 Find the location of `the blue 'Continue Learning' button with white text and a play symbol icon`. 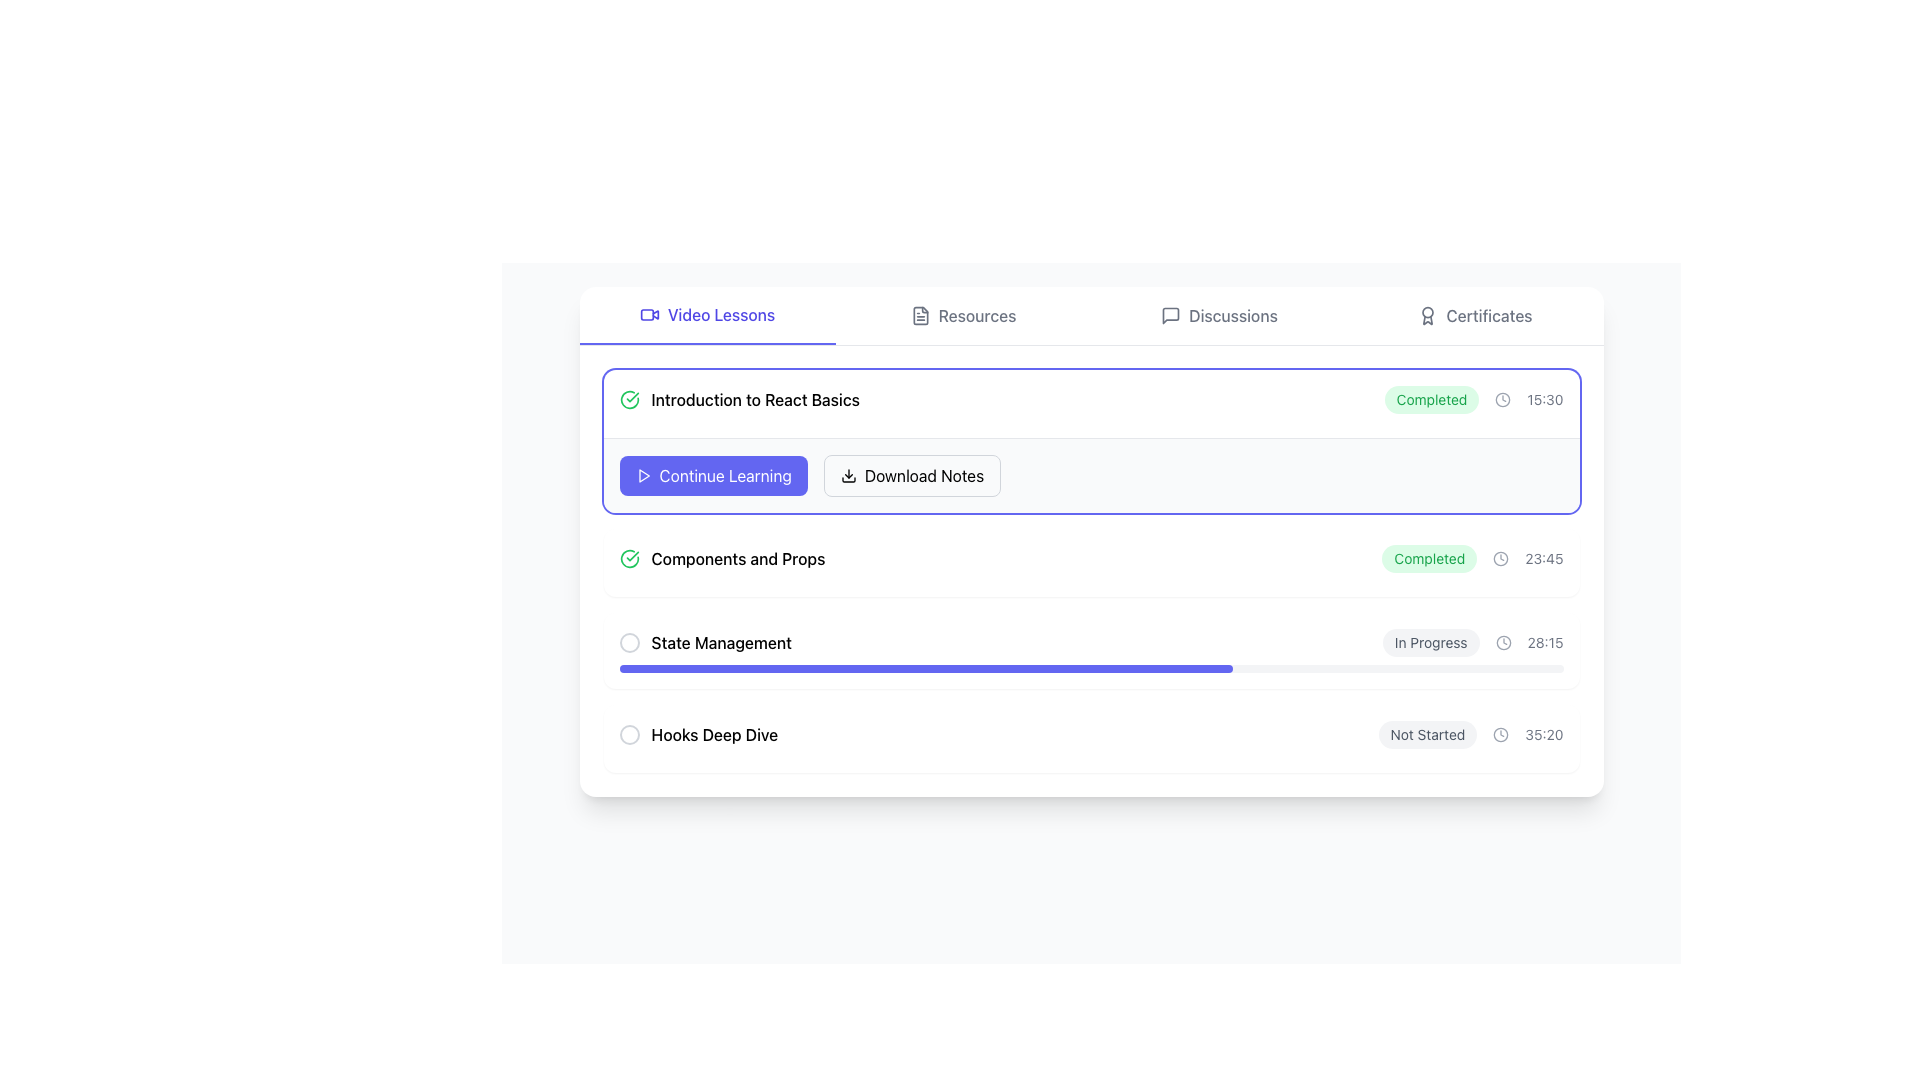

the blue 'Continue Learning' button with white text and a play symbol icon is located at coordinates (713, 475).